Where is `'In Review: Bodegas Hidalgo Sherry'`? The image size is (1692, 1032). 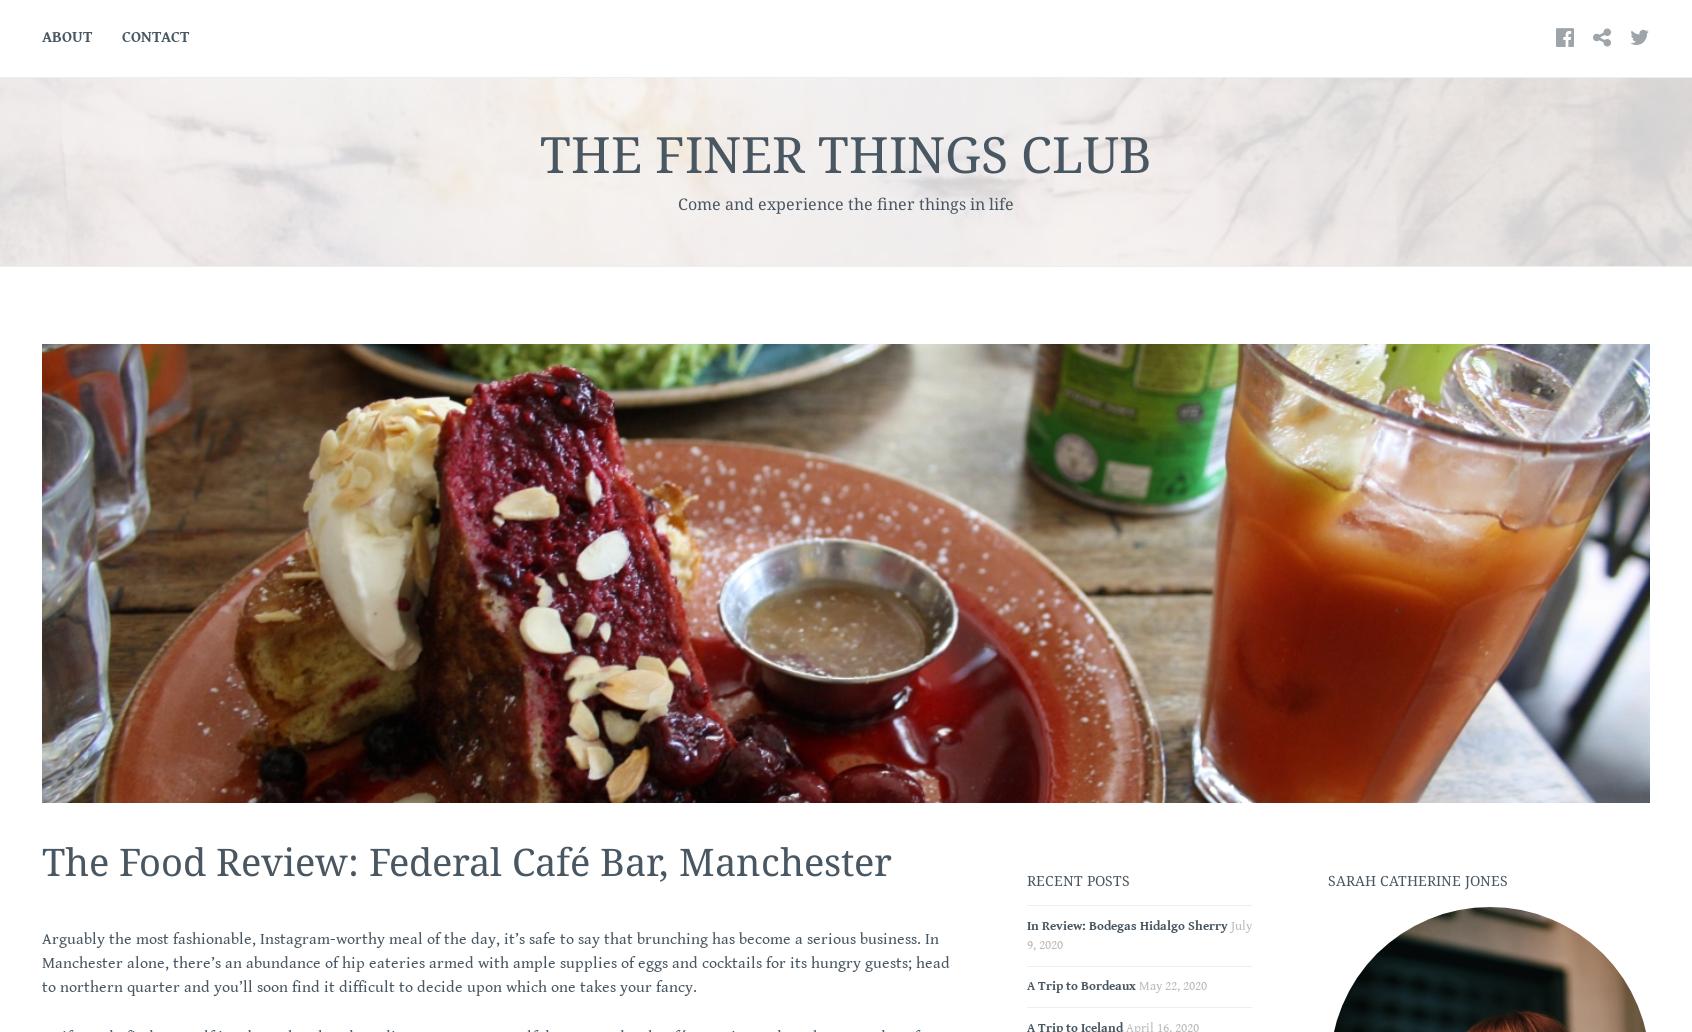 'In Review: Bodegas Hidalgo Sherry' is located at coordinates (1126, 924).